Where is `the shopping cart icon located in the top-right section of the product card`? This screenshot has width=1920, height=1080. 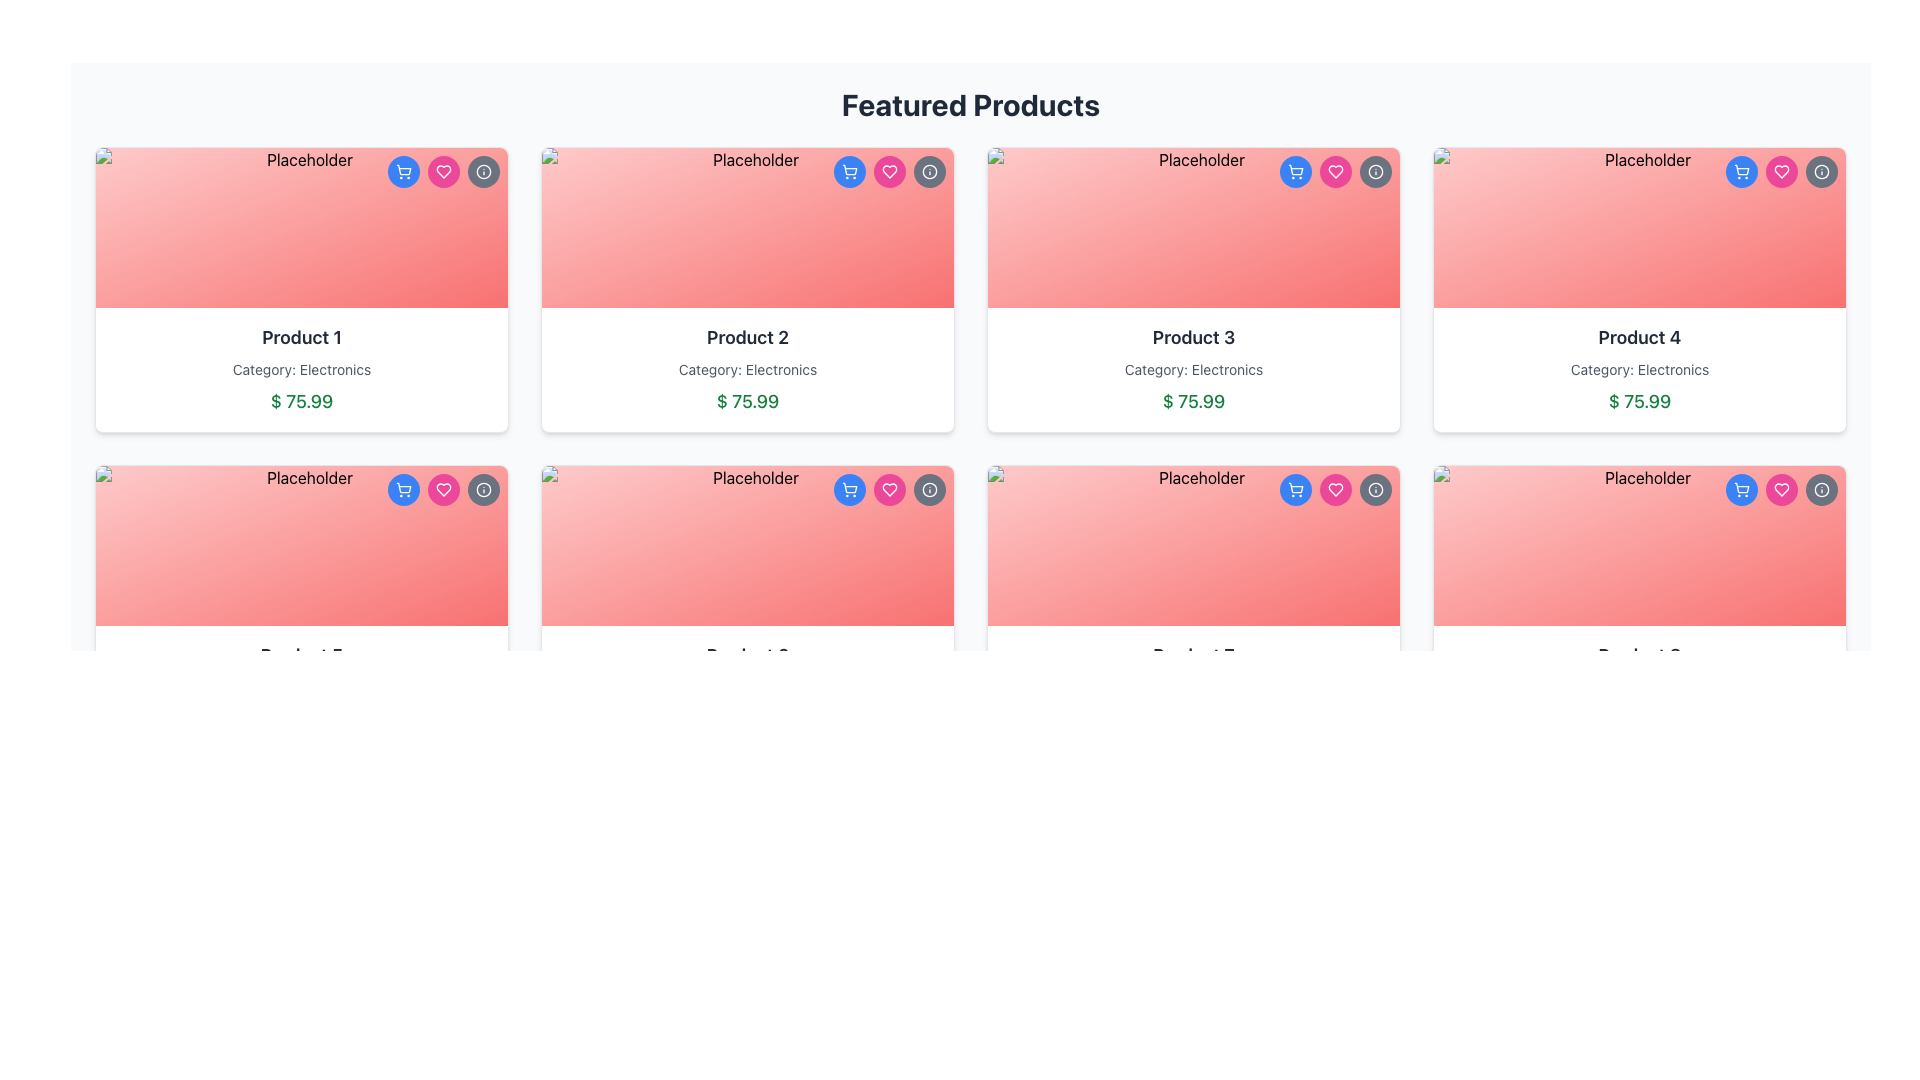 the shopping cart icon located in the top-right section of the product card is located at coordinates (1296, 488).